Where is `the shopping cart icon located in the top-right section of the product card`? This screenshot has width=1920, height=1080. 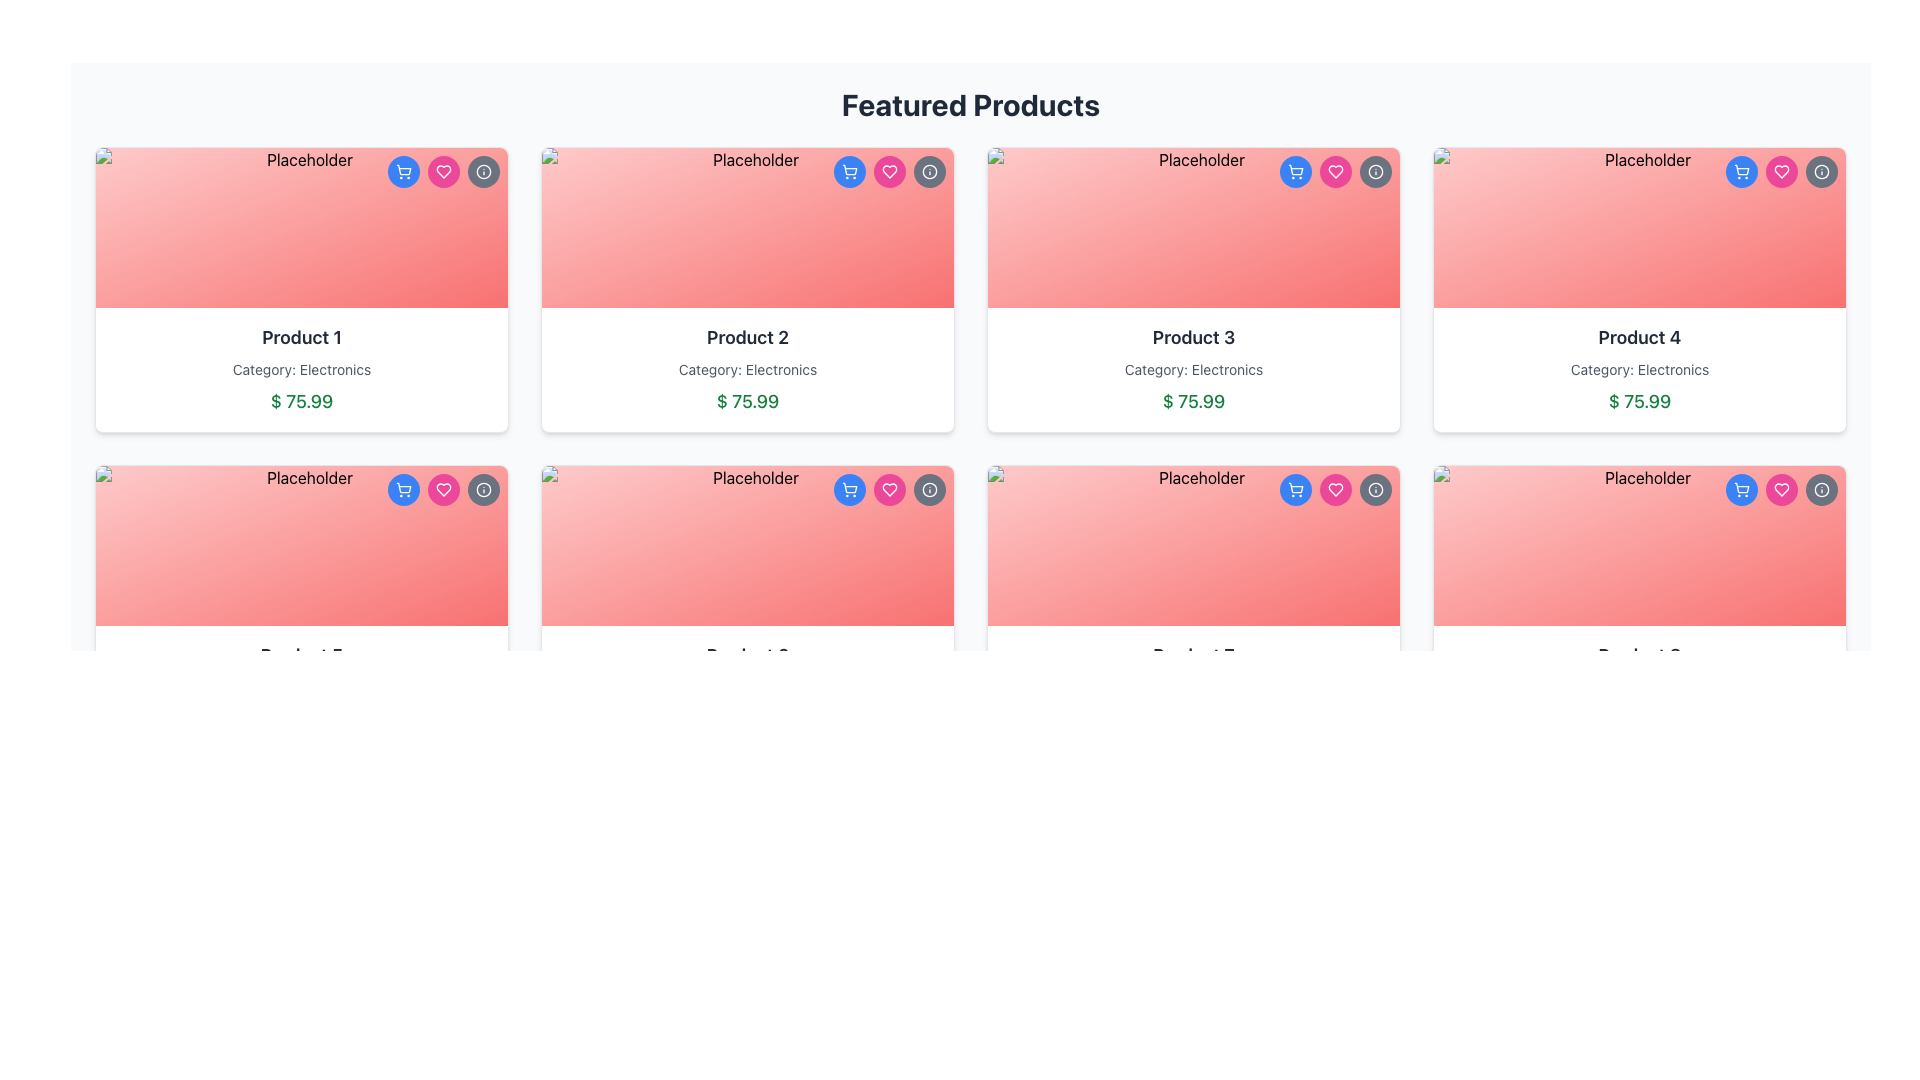 the shopping cart icon located in the top-right section of the product card is located at coordinates (1296, 488).